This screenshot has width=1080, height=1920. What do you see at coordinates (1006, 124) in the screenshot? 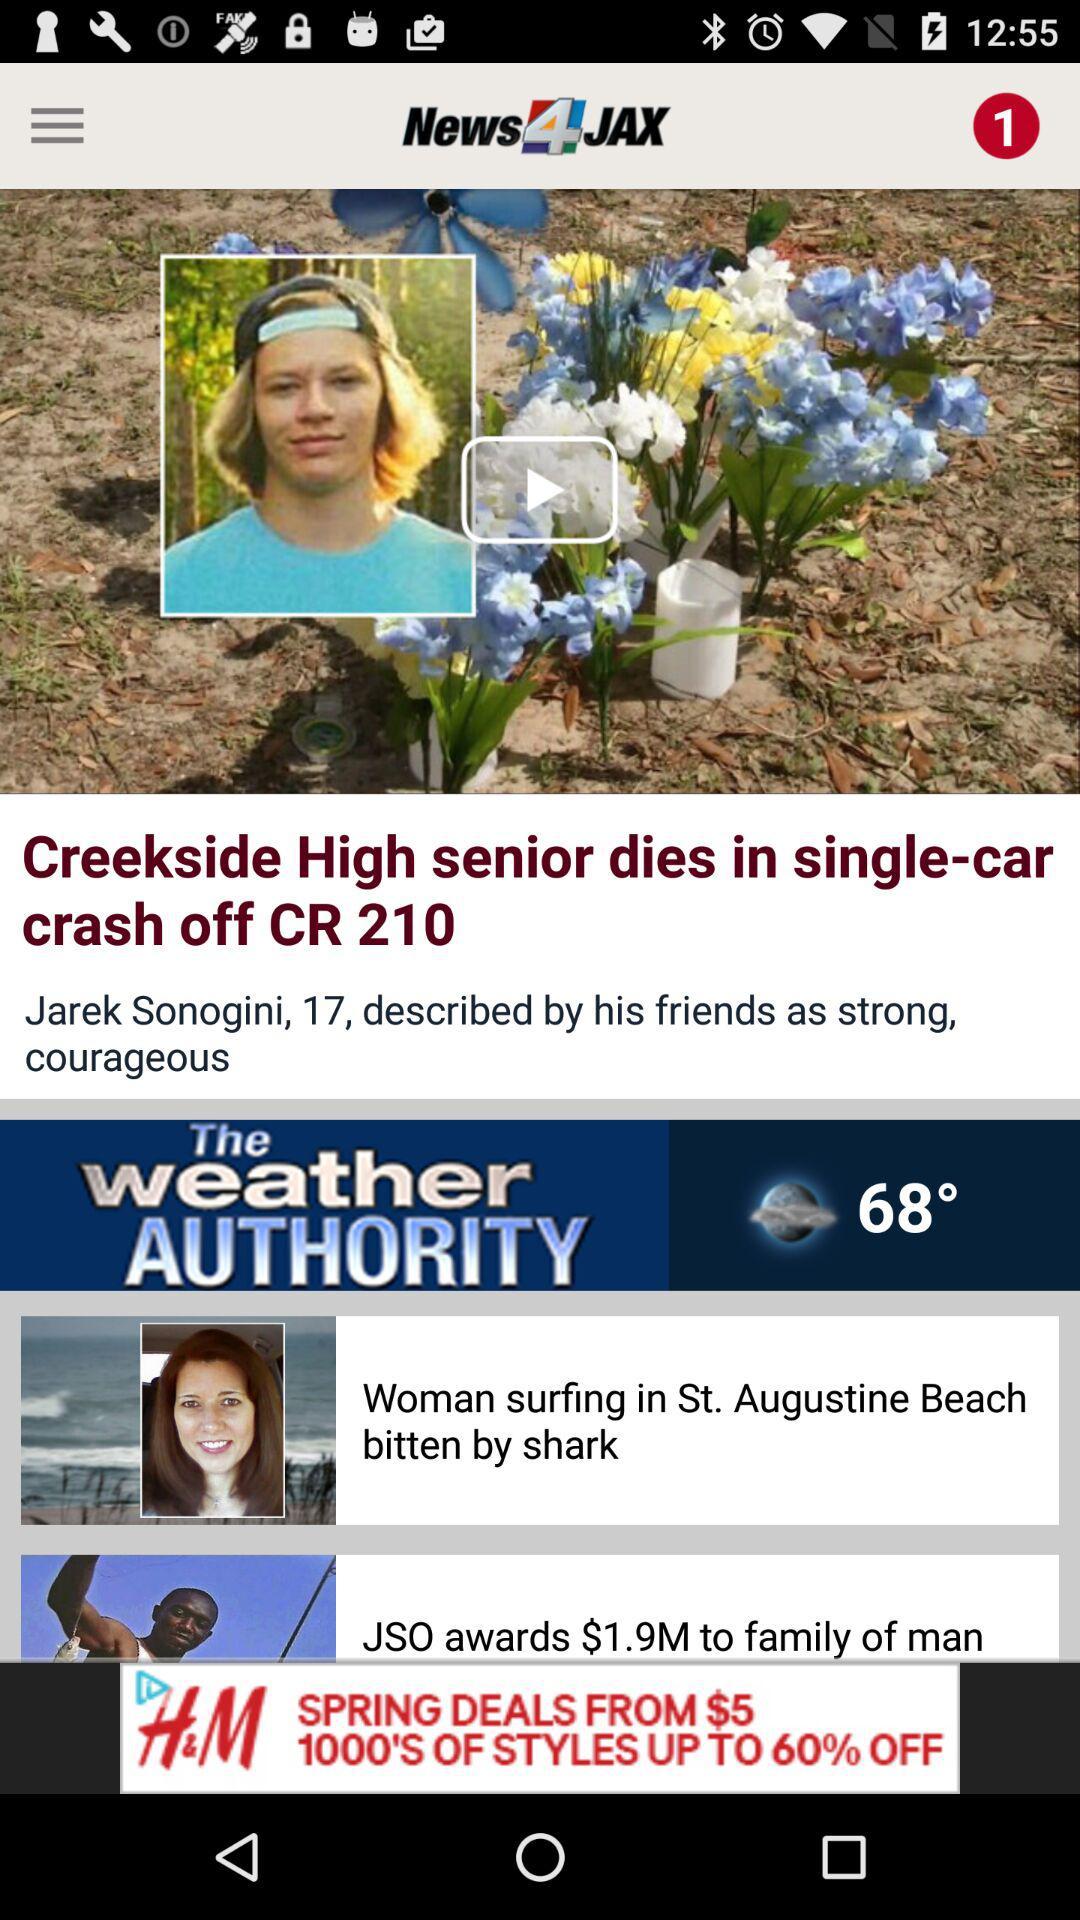
I see `notification` at bounding box center [1006, 124].